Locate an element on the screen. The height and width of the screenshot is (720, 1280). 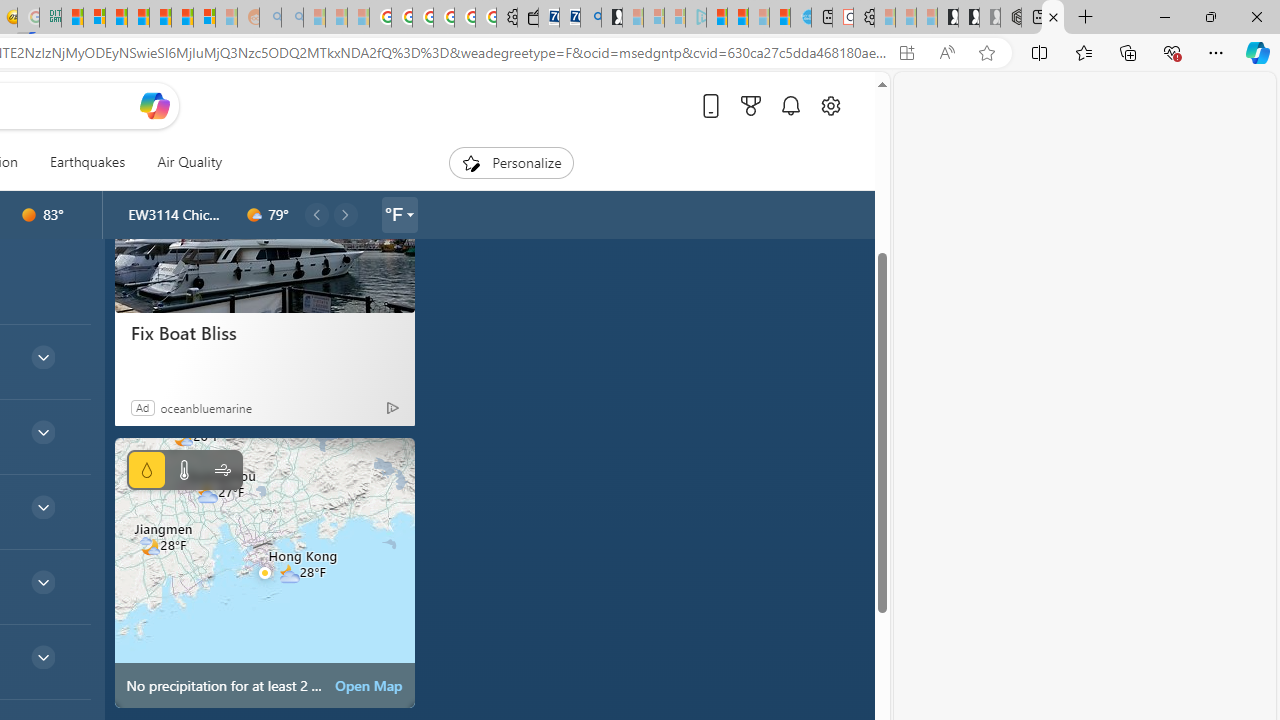
'No precipitation for at least 2 hours' is located at coordinates (263, 572).